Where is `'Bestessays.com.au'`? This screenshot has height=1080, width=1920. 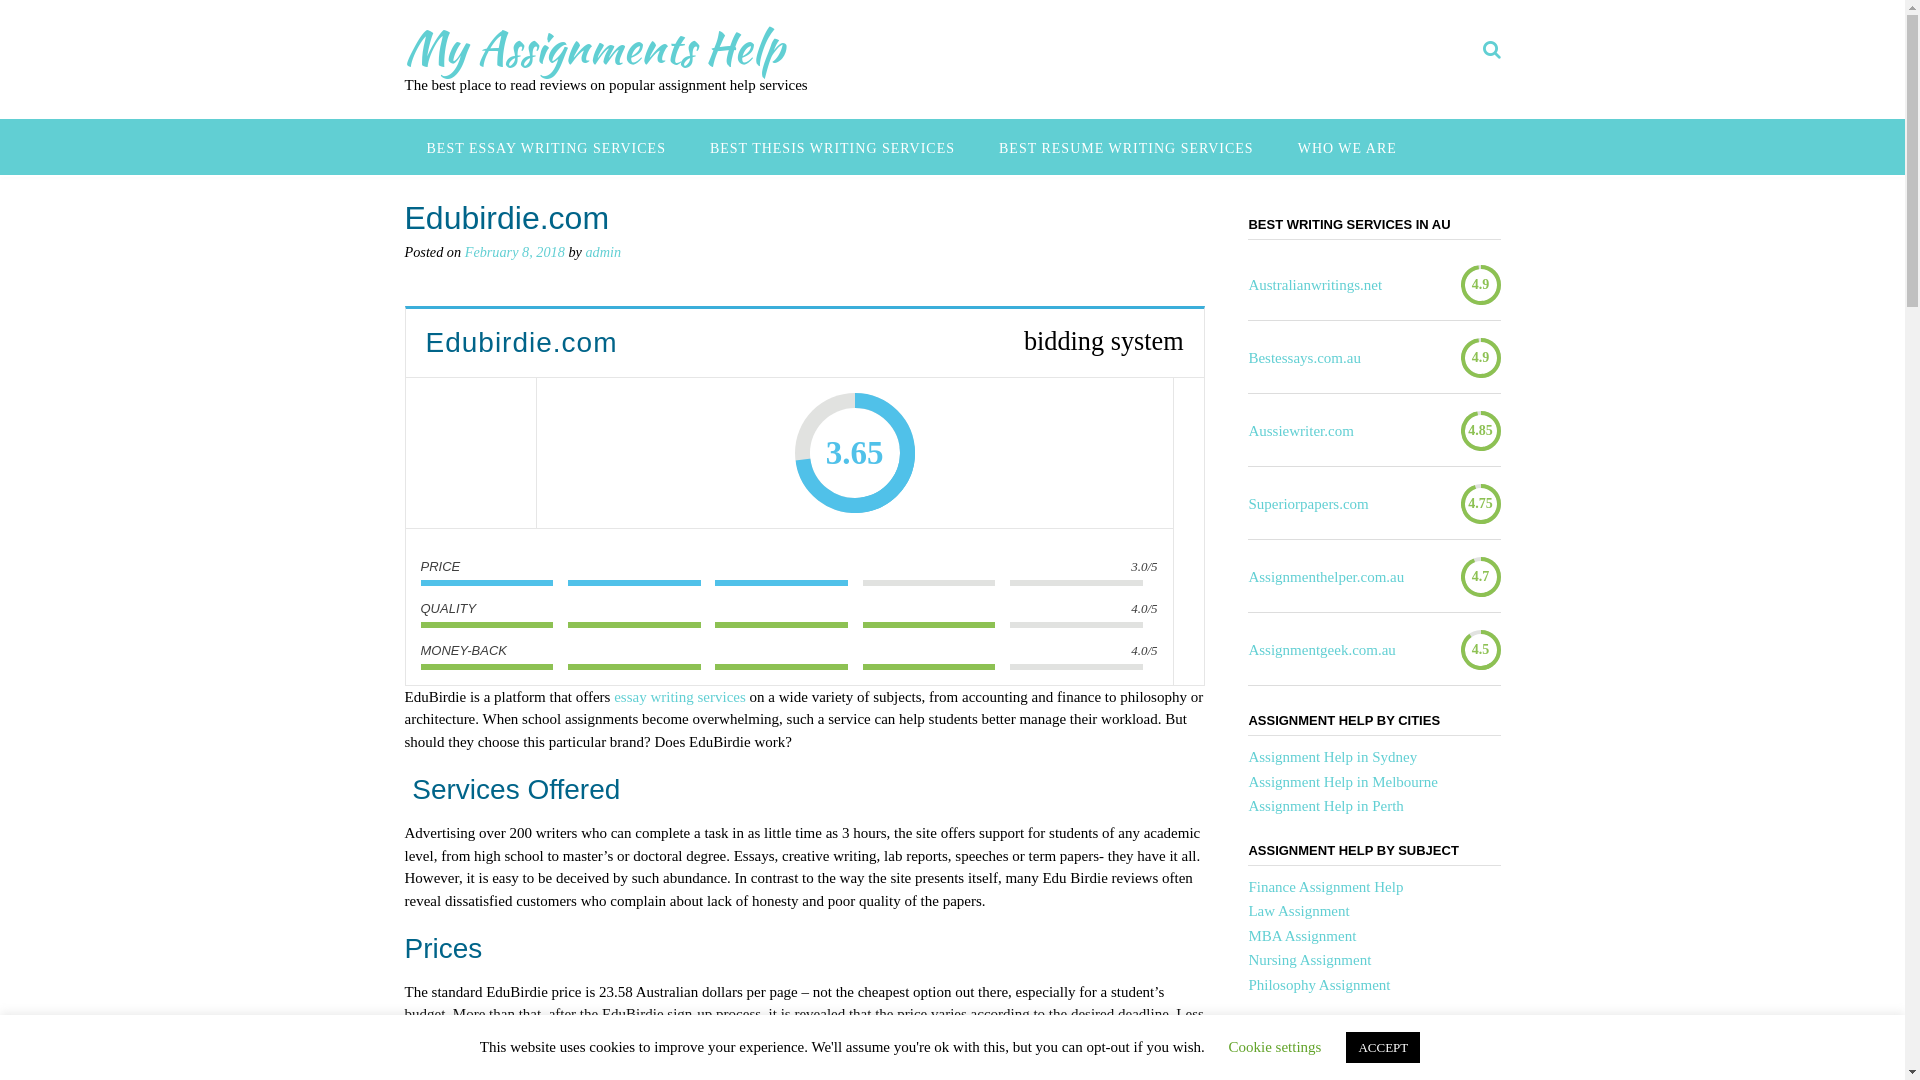 'Bestessays.com.au' is located at coordinates (1304, 357).